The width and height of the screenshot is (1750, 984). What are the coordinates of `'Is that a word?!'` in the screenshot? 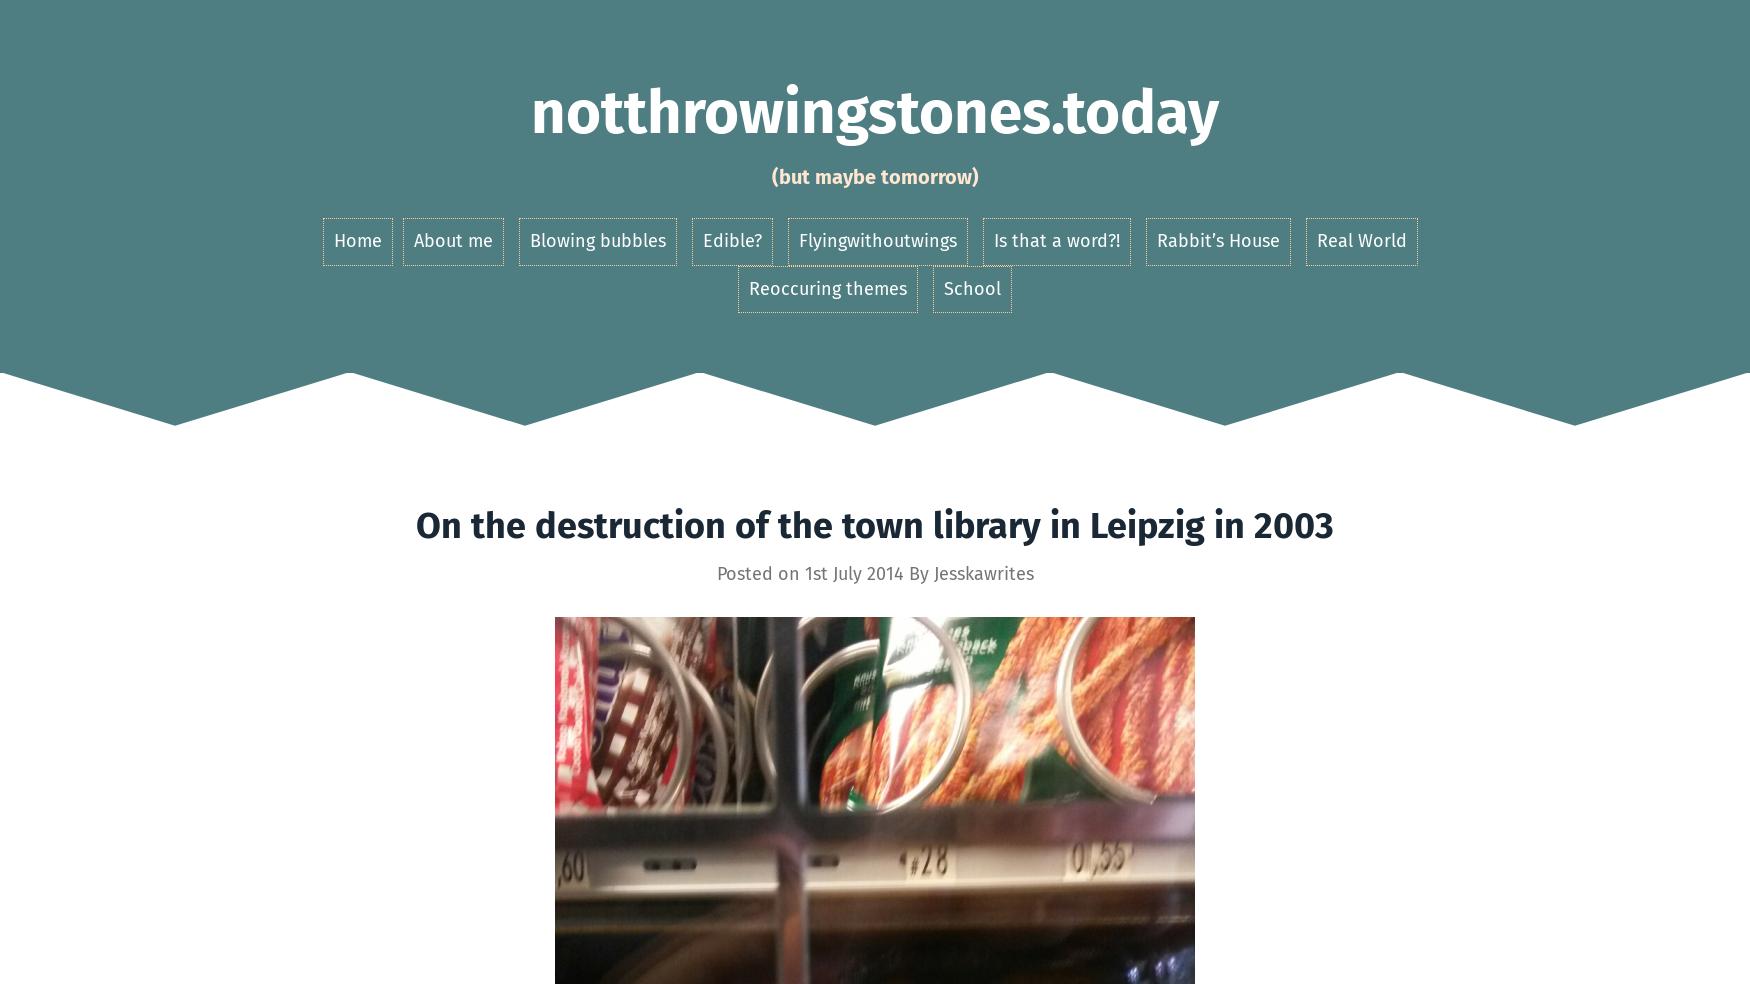 It's located at (1054, 240).